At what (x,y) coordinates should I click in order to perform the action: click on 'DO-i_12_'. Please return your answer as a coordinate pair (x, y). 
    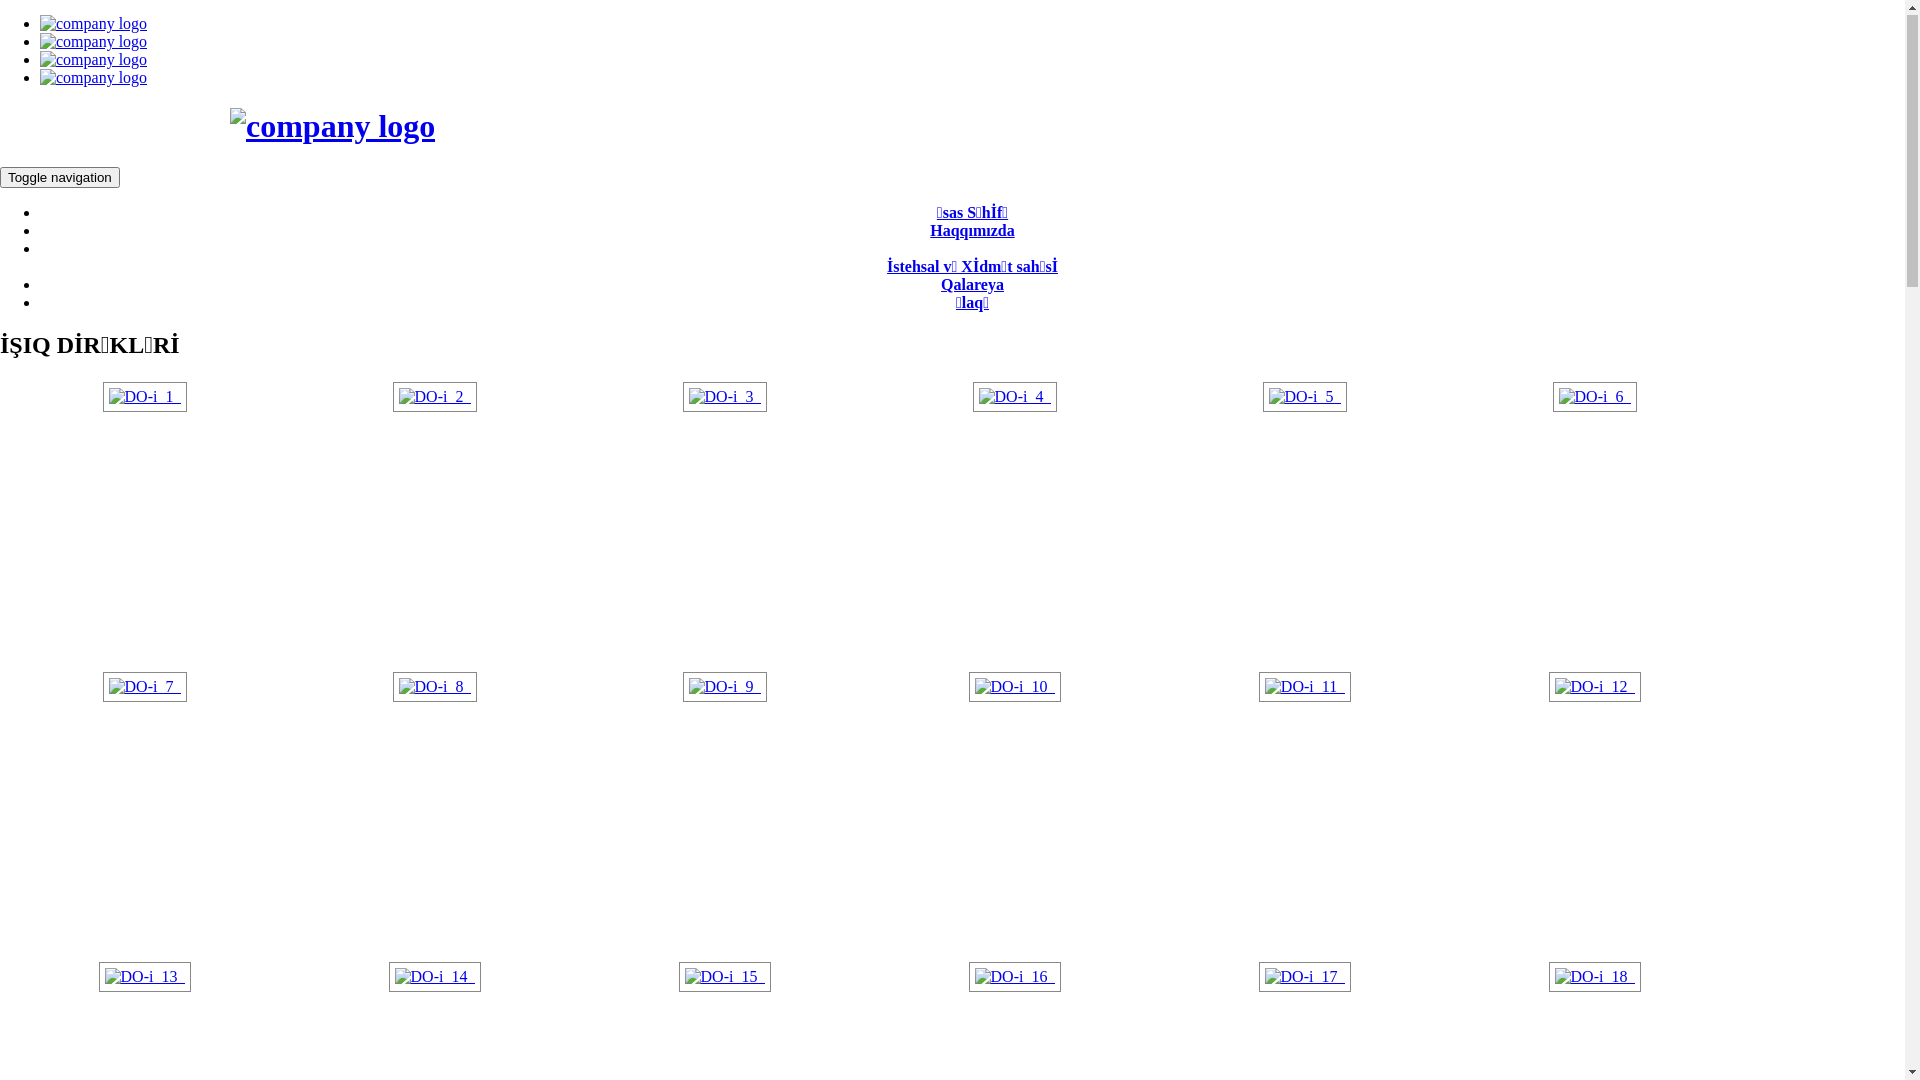
    Looking at the image, I should click on (1594, 686).